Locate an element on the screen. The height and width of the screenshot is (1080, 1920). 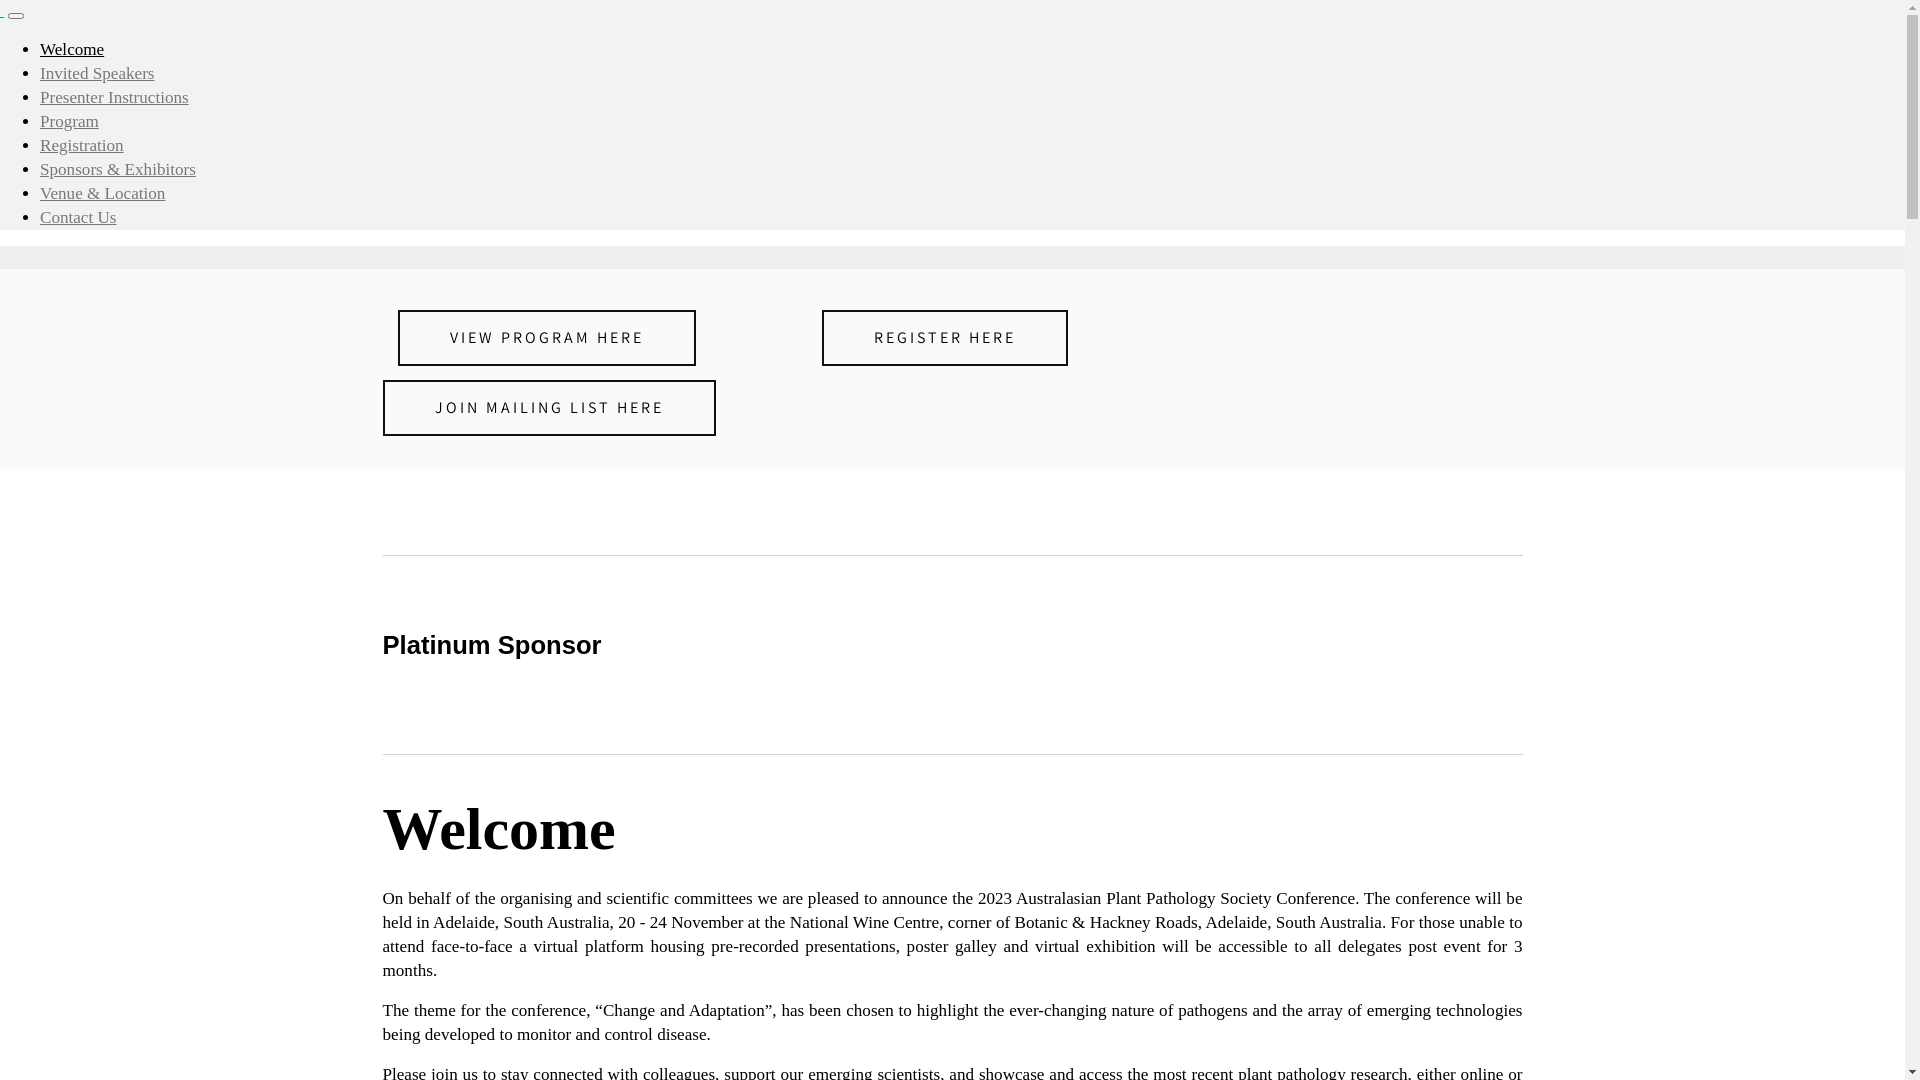
'Contact Us' is located at coordinates (78, 217).